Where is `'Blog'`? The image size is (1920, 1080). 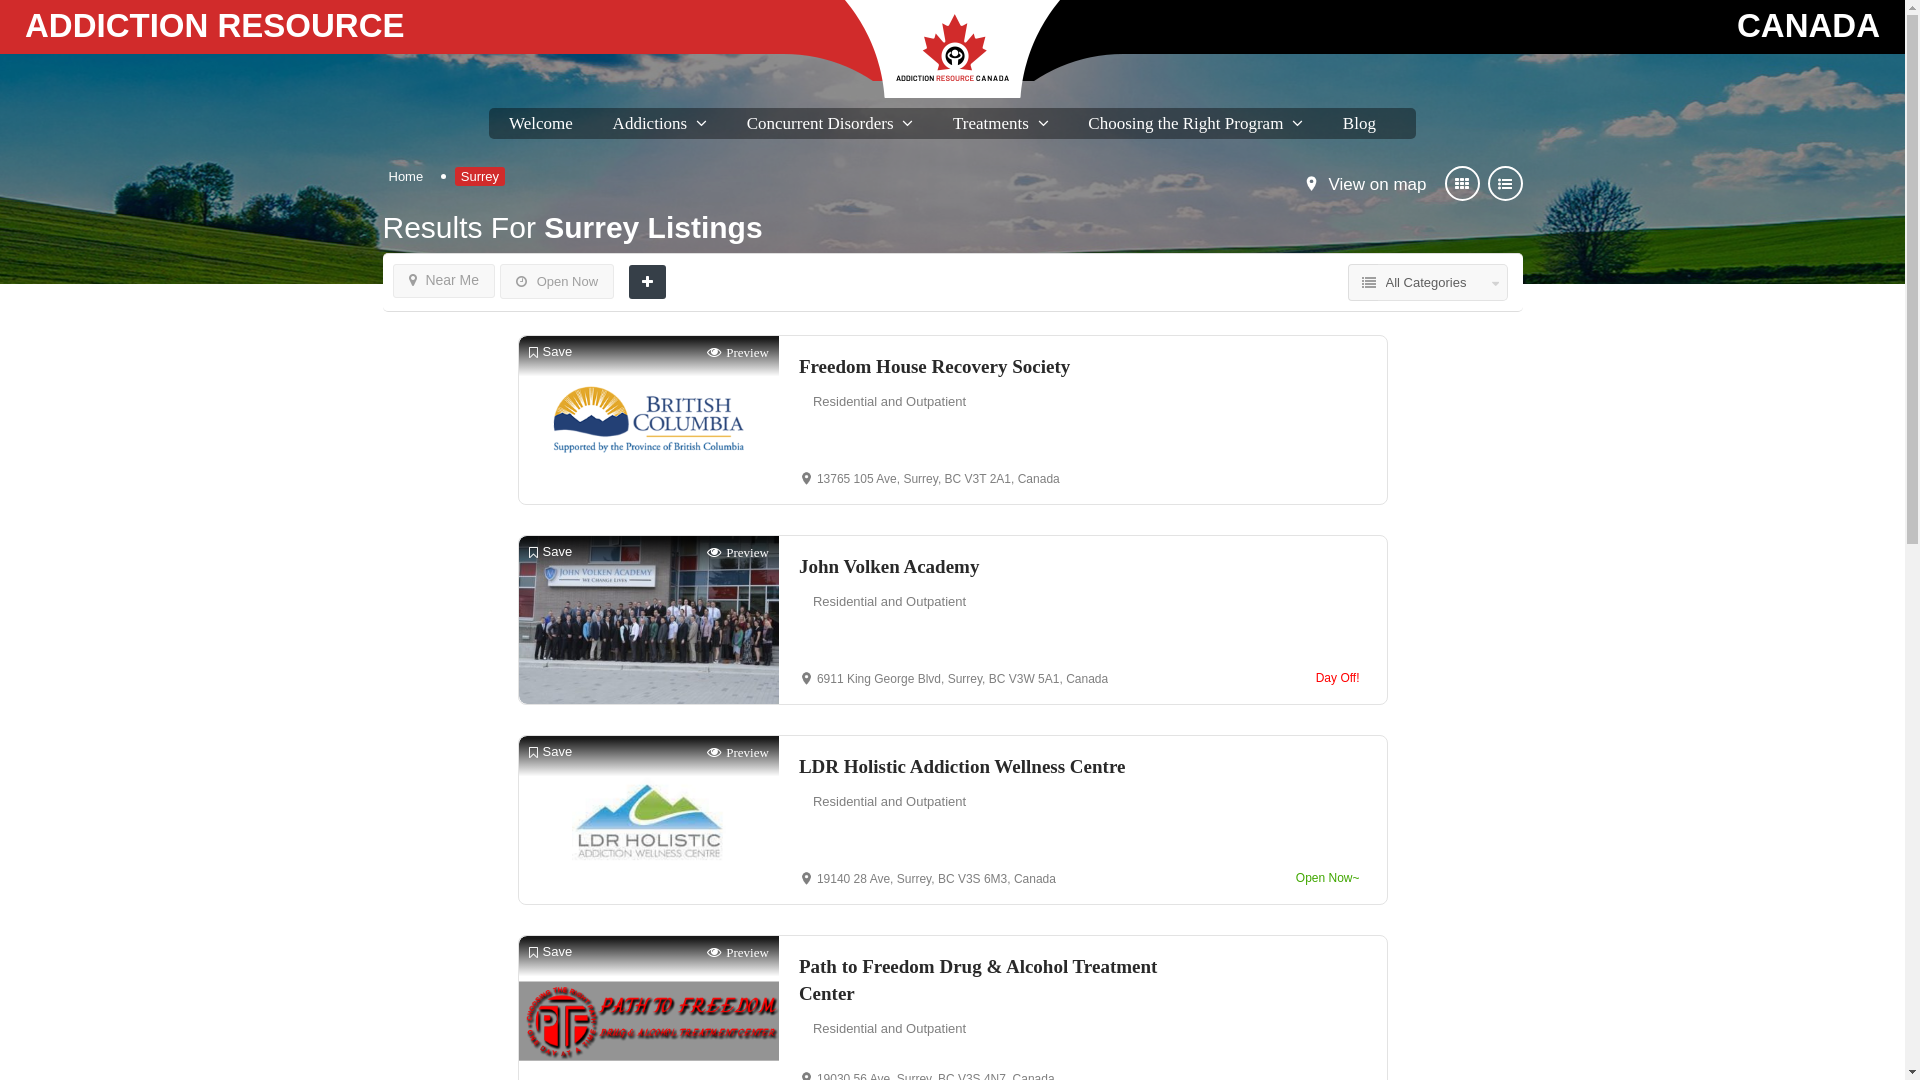 'Blog' is located at coordinates (1359, 123).